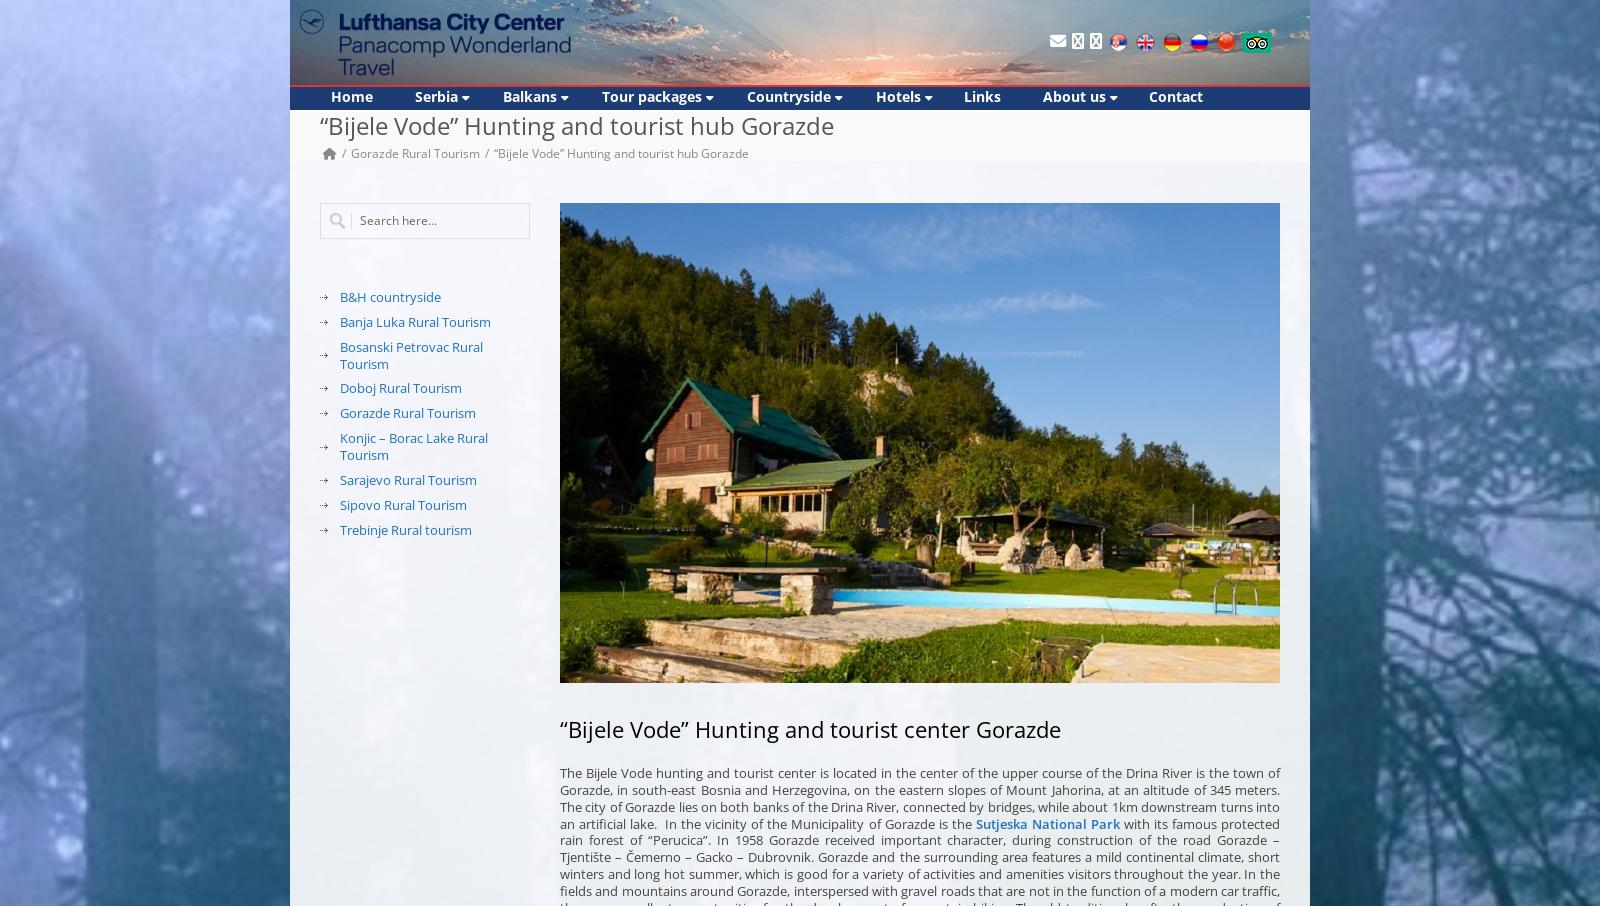  What do you see at coordinates (414, 320) in the screenshot?
I see `'Banja Luka Rural Tourism'` at bounding box center [414, 320].